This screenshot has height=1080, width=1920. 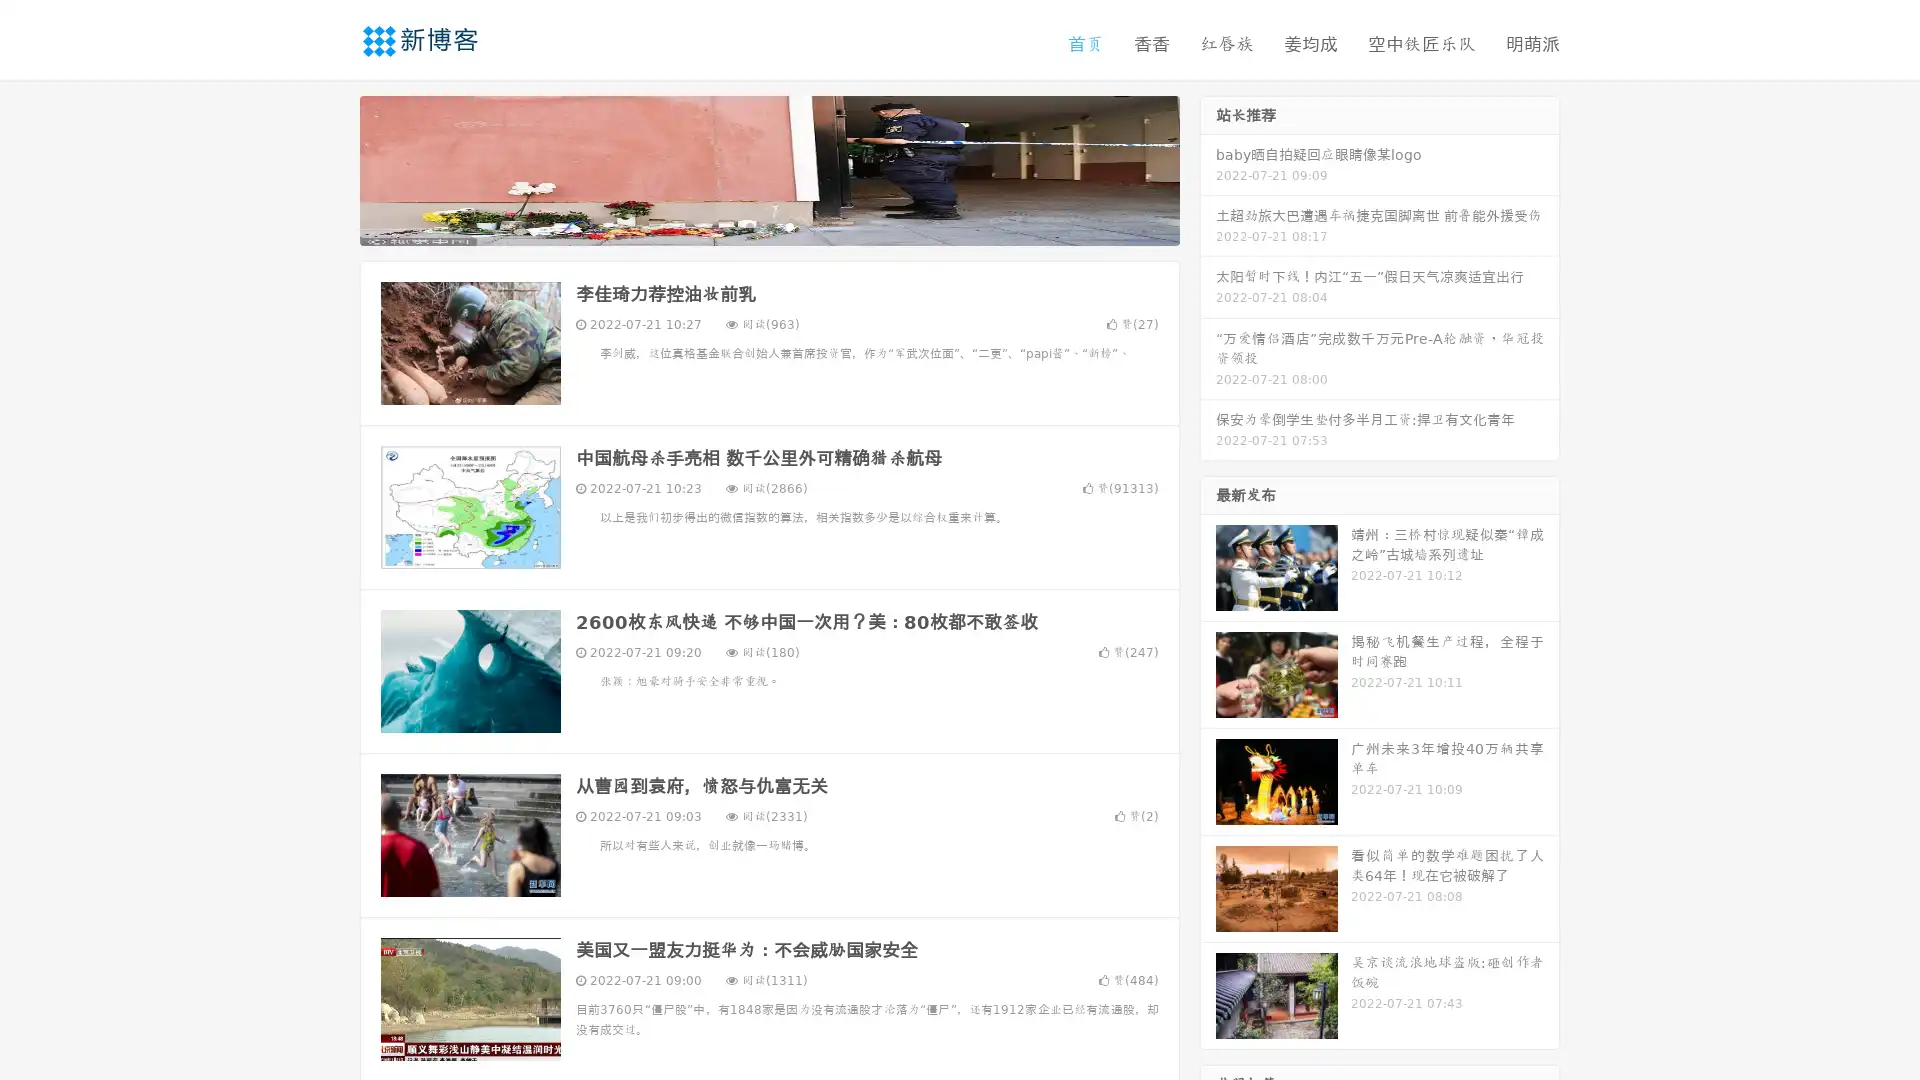 What do you see at coordinates (789, 225) in the screenshot?
I see `Go to slide 3` at bounding box center [789, 225].